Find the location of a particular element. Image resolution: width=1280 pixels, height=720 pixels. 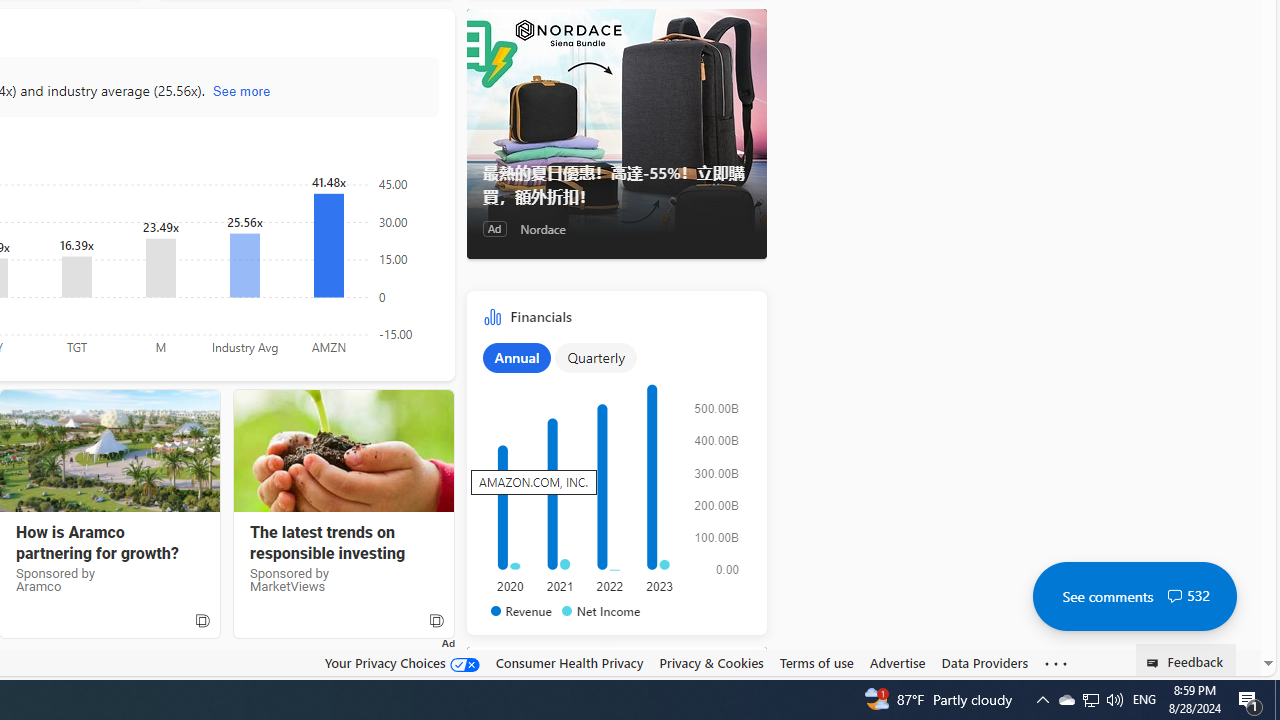

'Your Privacy Choices' is located at coordinates (400, 662).